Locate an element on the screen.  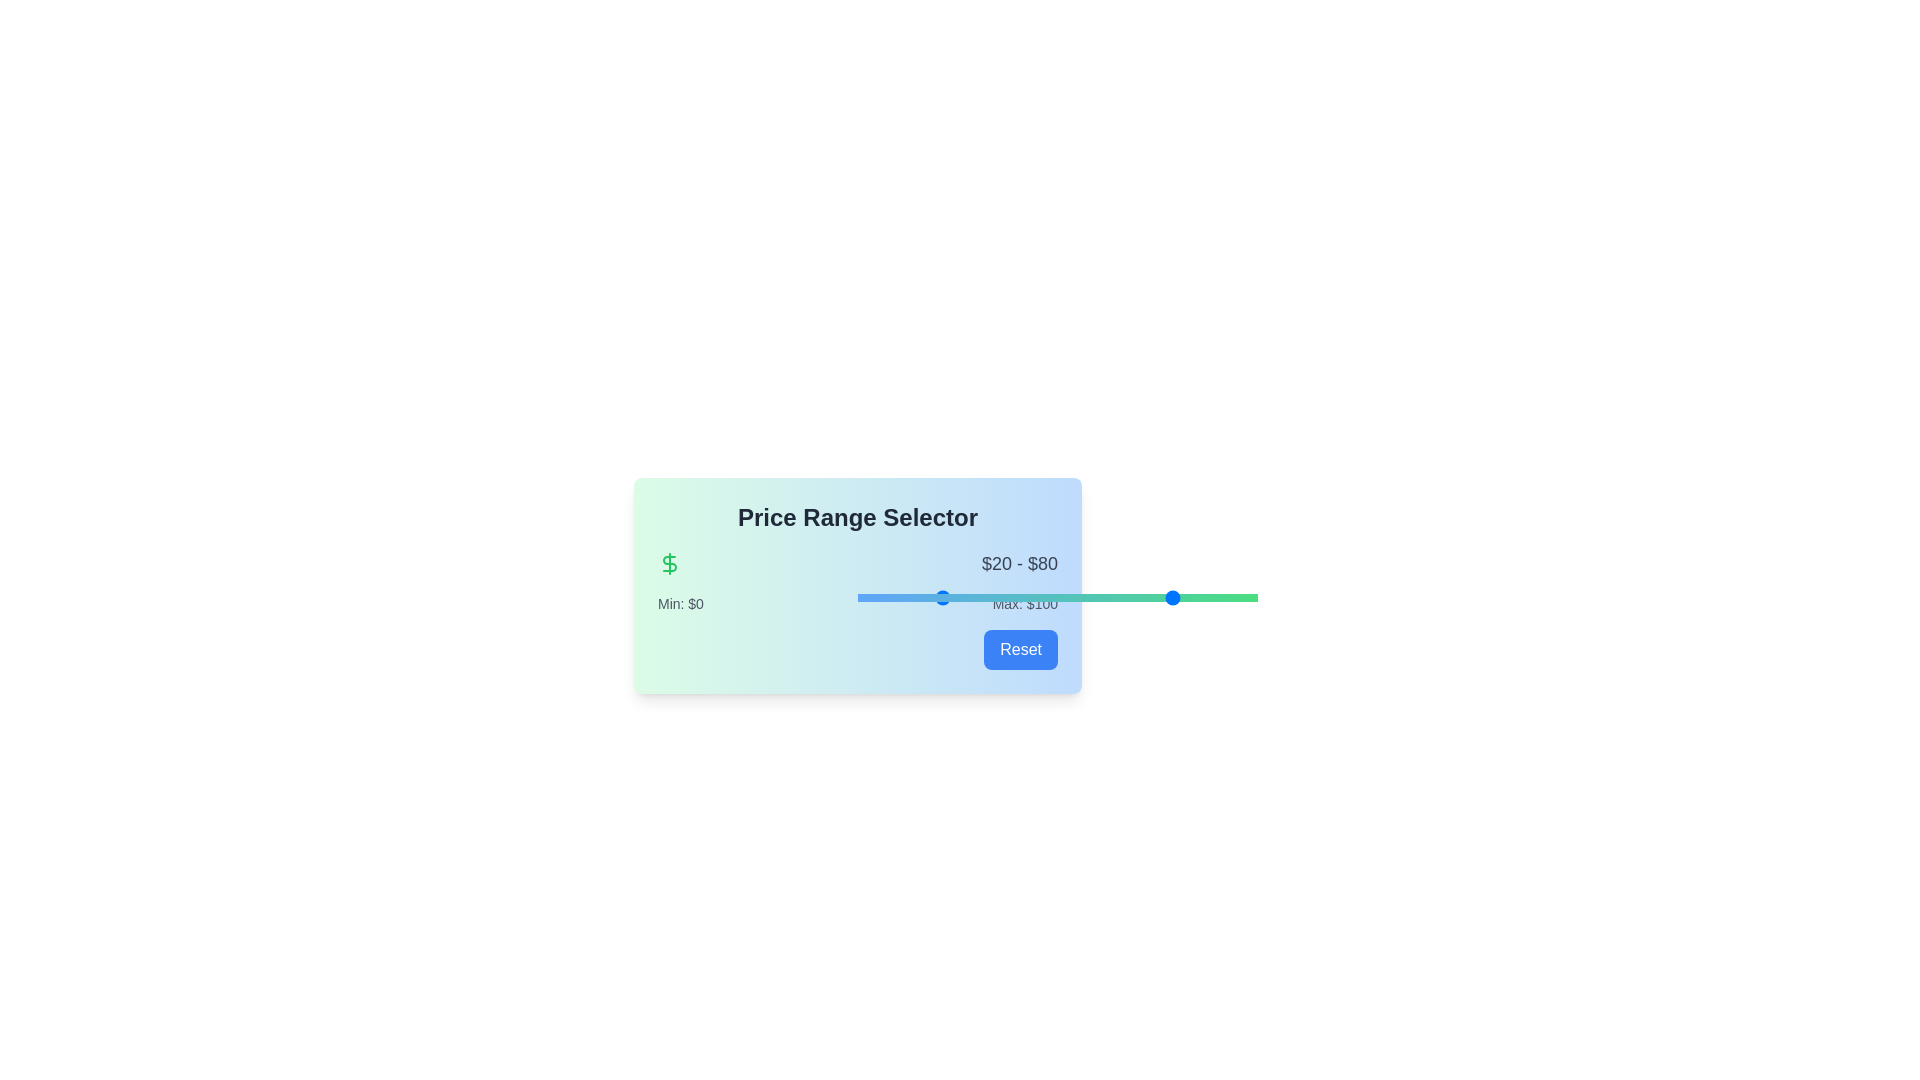
the green dollar sign icon located next to the label 'Min: $0' in the price range selector interface is located at coordinates (670, 563).